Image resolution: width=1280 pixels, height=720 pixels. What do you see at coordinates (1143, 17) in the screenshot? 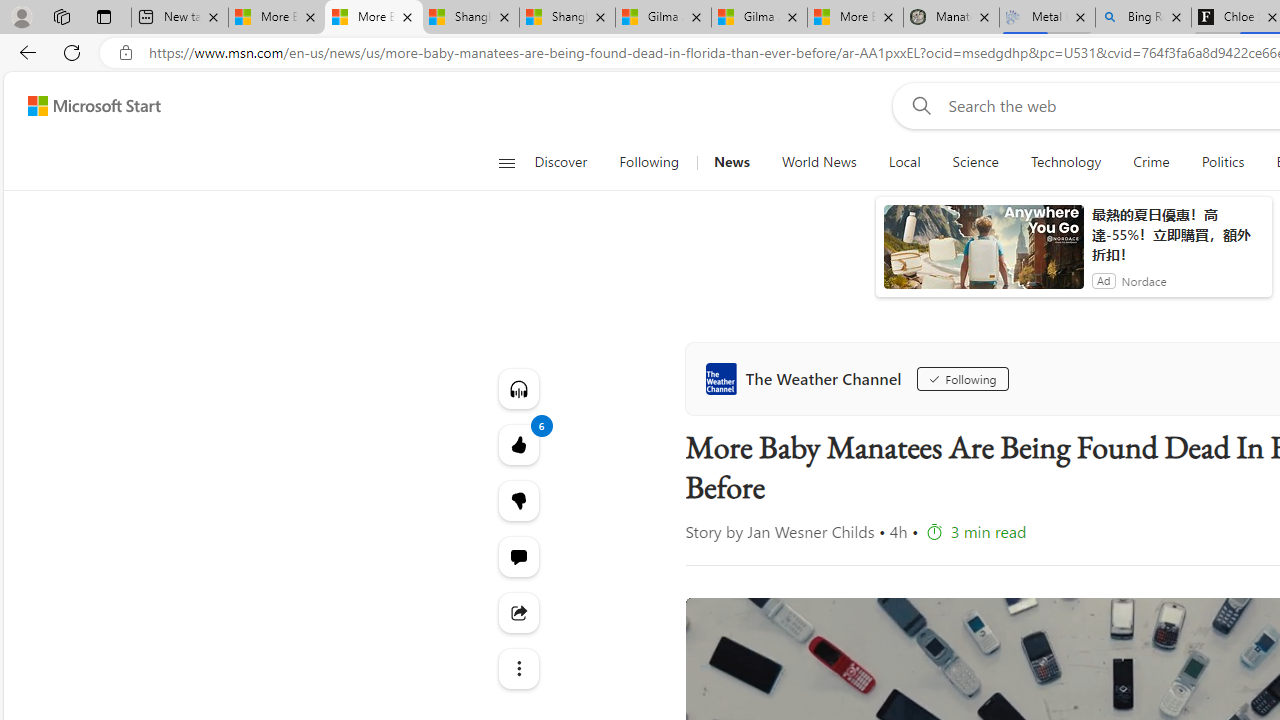
I see `'Bing Real Estate - Home sales and rental listings'` at bounding box center [1143, 17].